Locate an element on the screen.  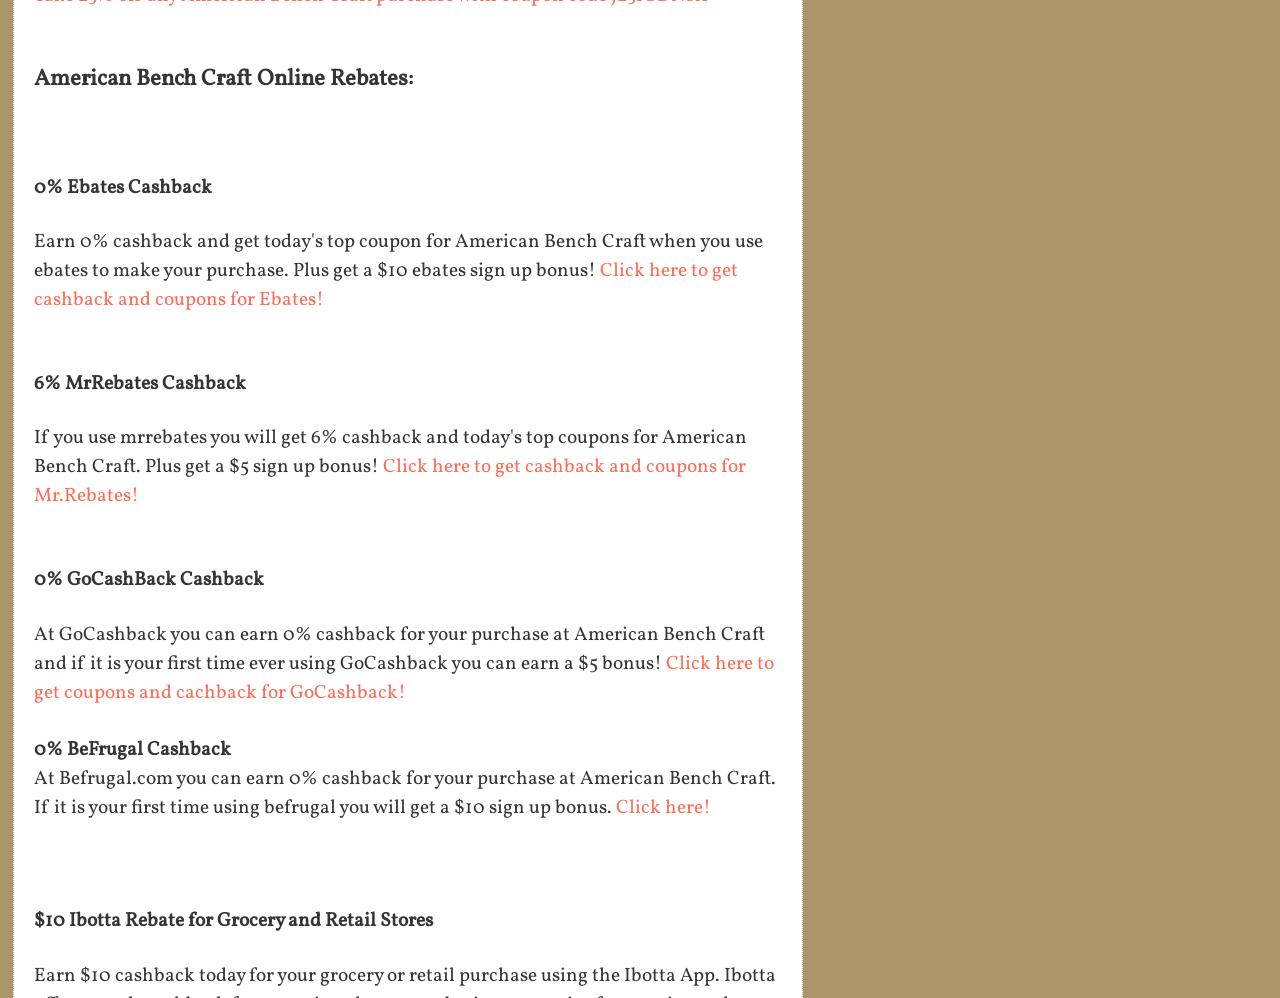
'Click here!' is located at coordinates (665, 808).